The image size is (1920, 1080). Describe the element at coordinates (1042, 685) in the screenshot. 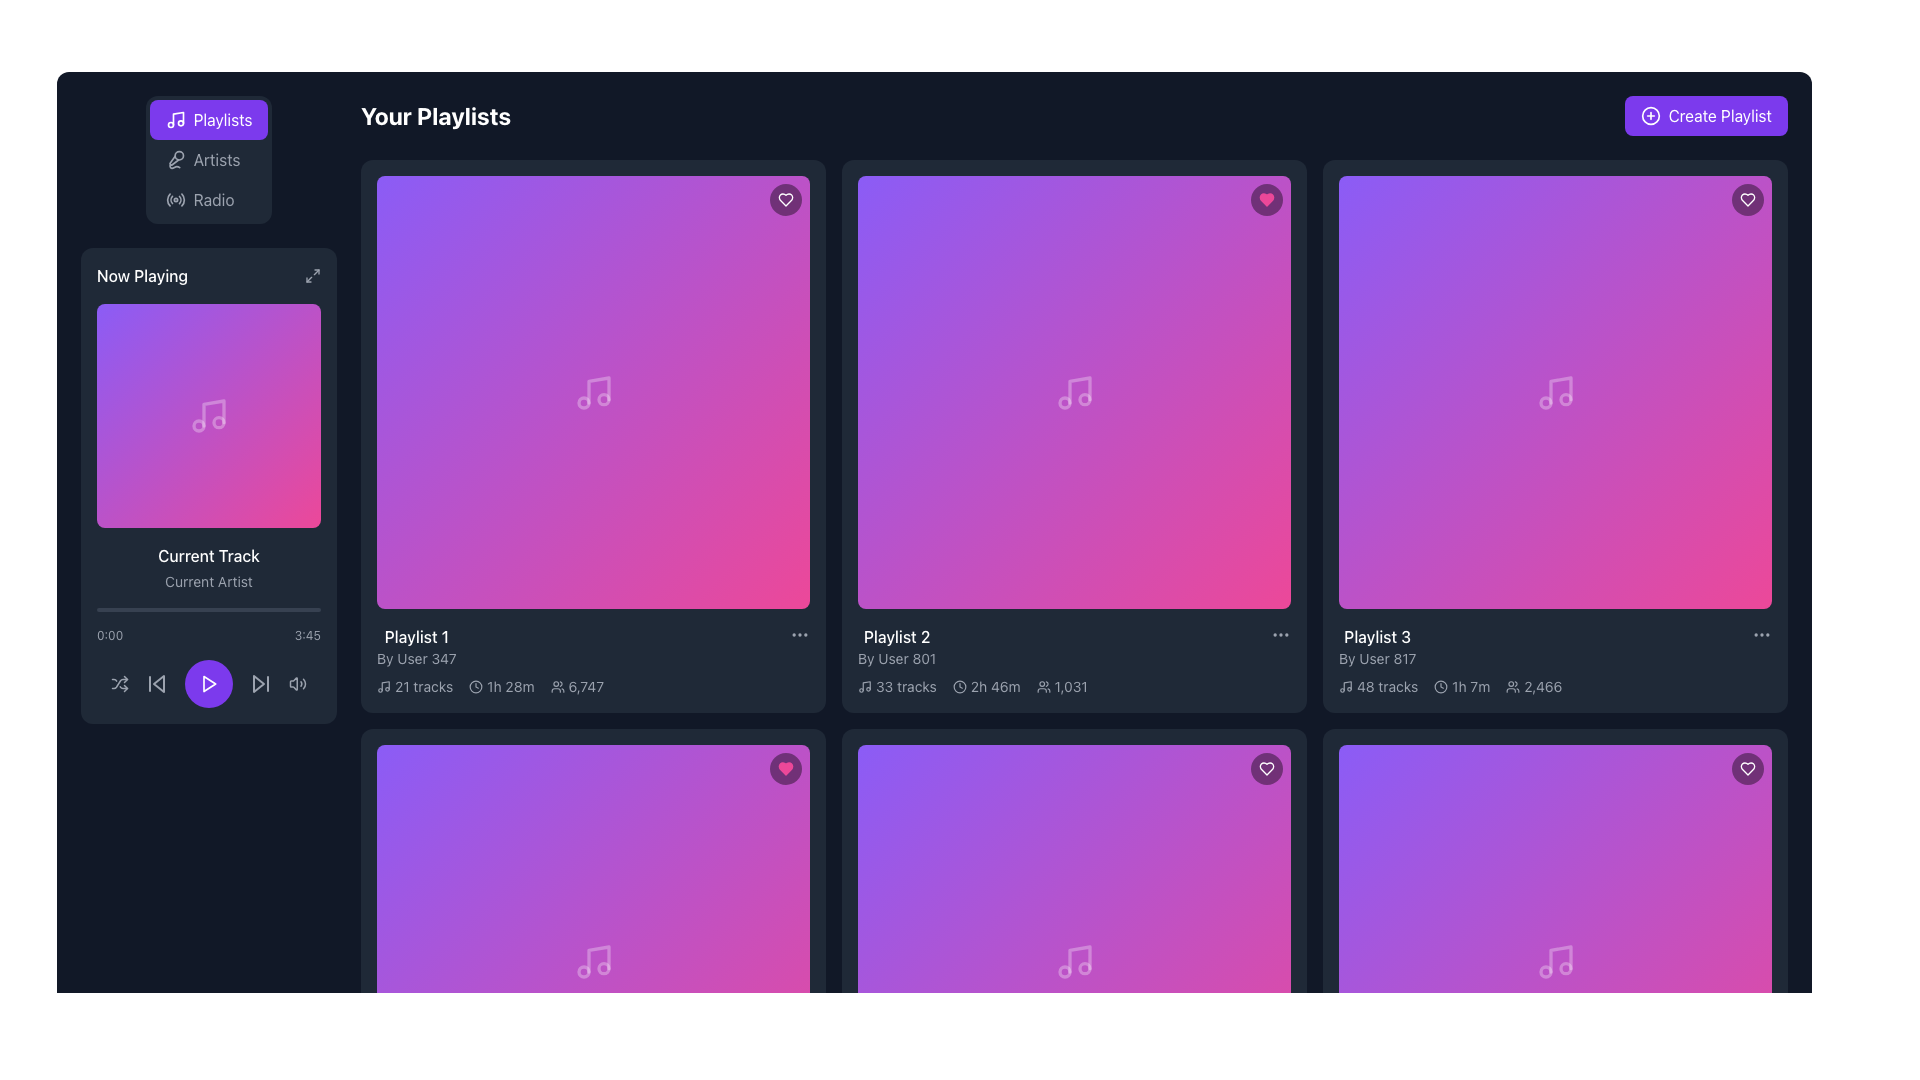

I see `the icon representing two stylized outlines of people located to the left of the number '1,031' in the statistics section under the 'Playlist 2' card` at that location.